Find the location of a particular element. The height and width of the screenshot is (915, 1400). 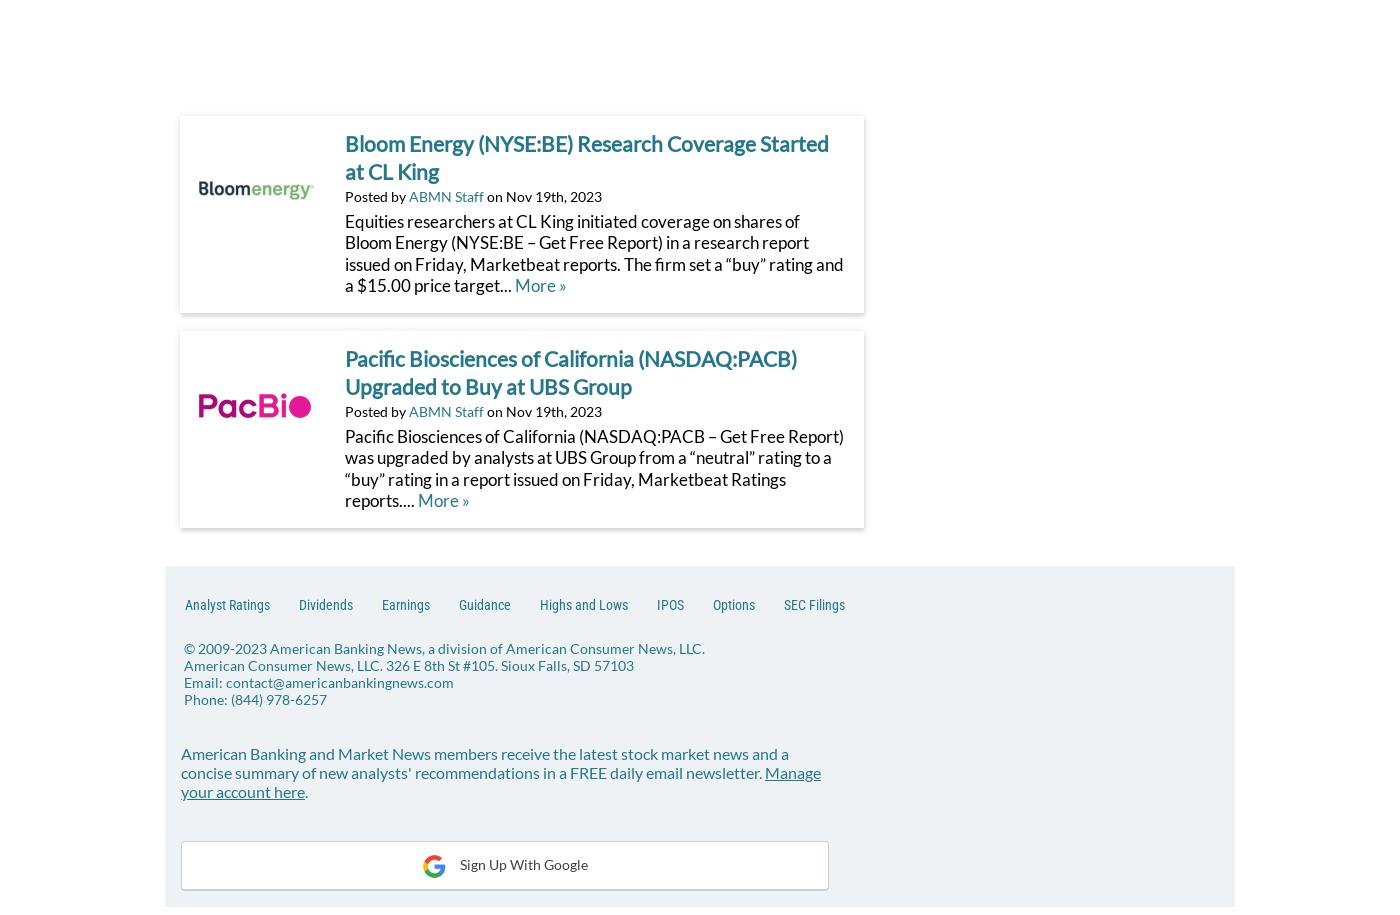

'American Banking News' is located at coordinates (270, 647).